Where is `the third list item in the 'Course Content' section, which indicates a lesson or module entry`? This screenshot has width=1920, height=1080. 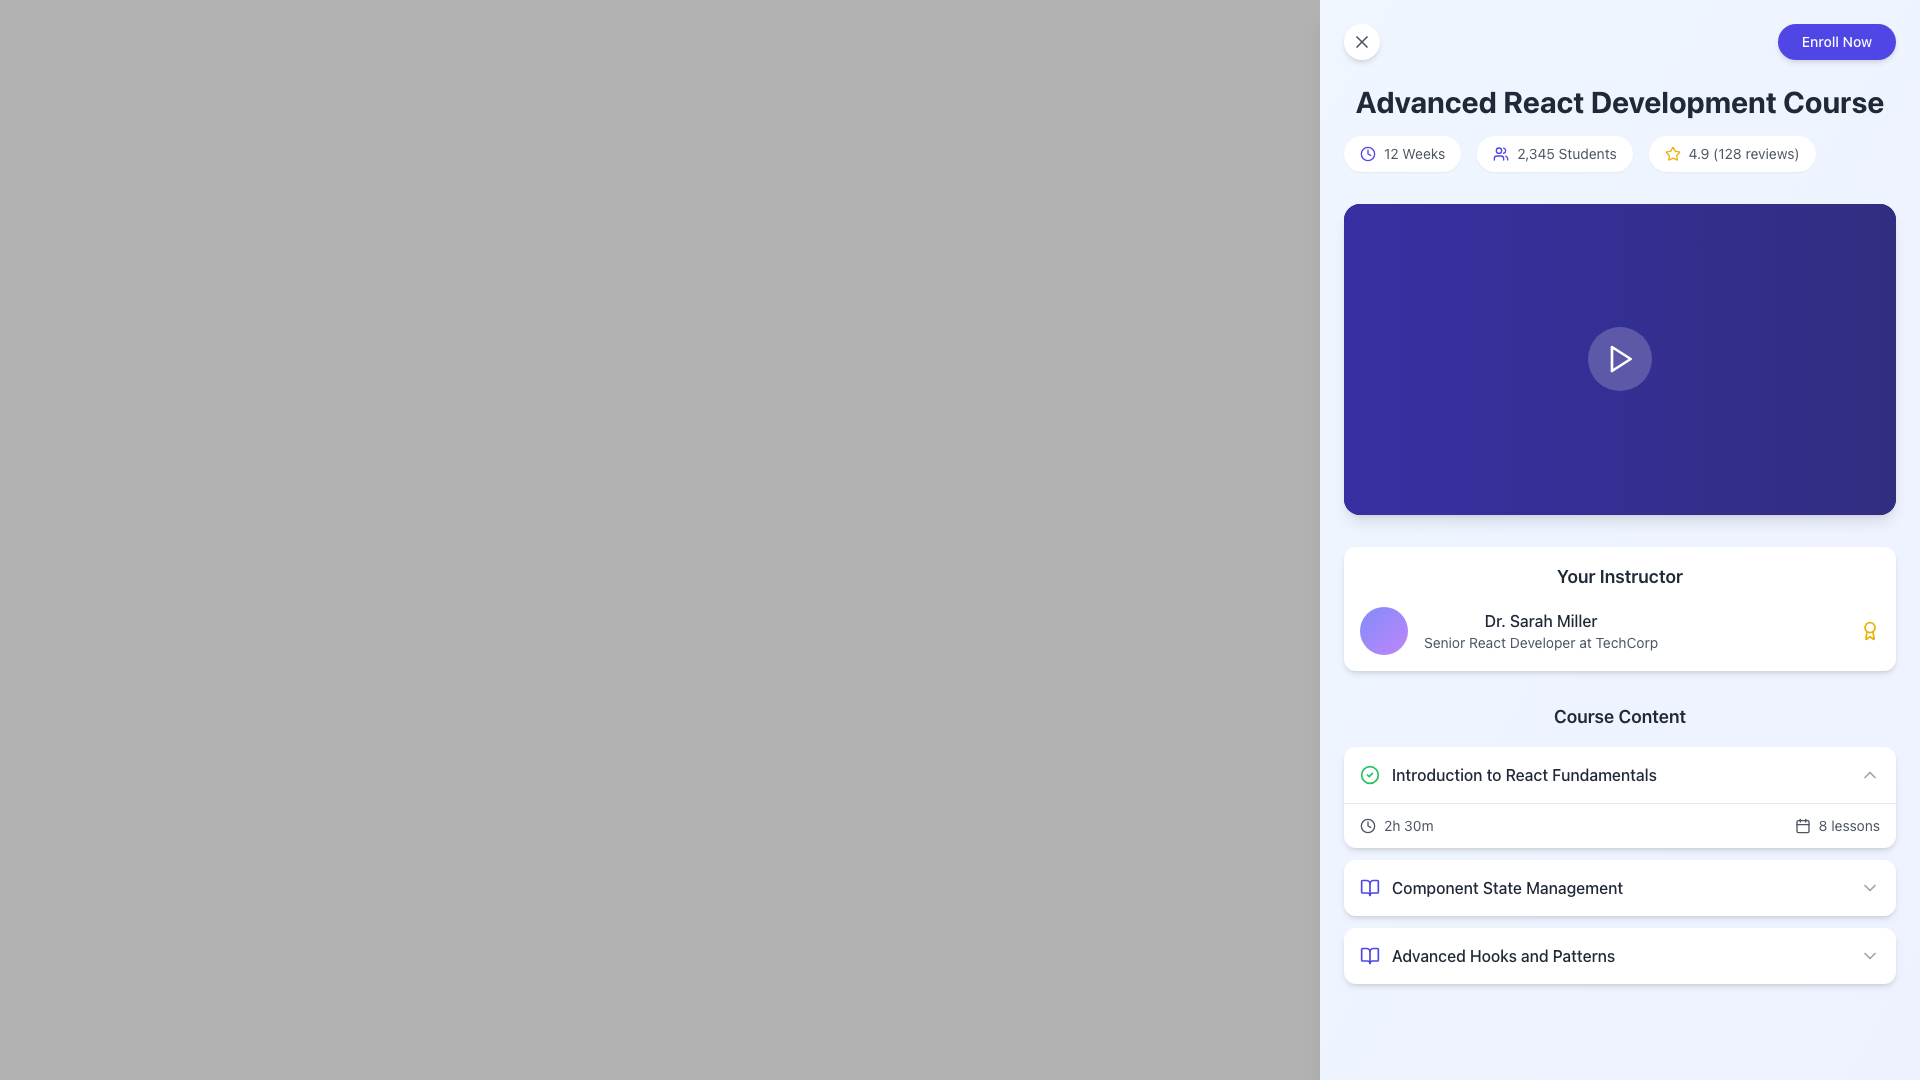
the third list item in the 'Course Content' section, which indicates a lesson or module entry is located at coordinates (1487, 954).